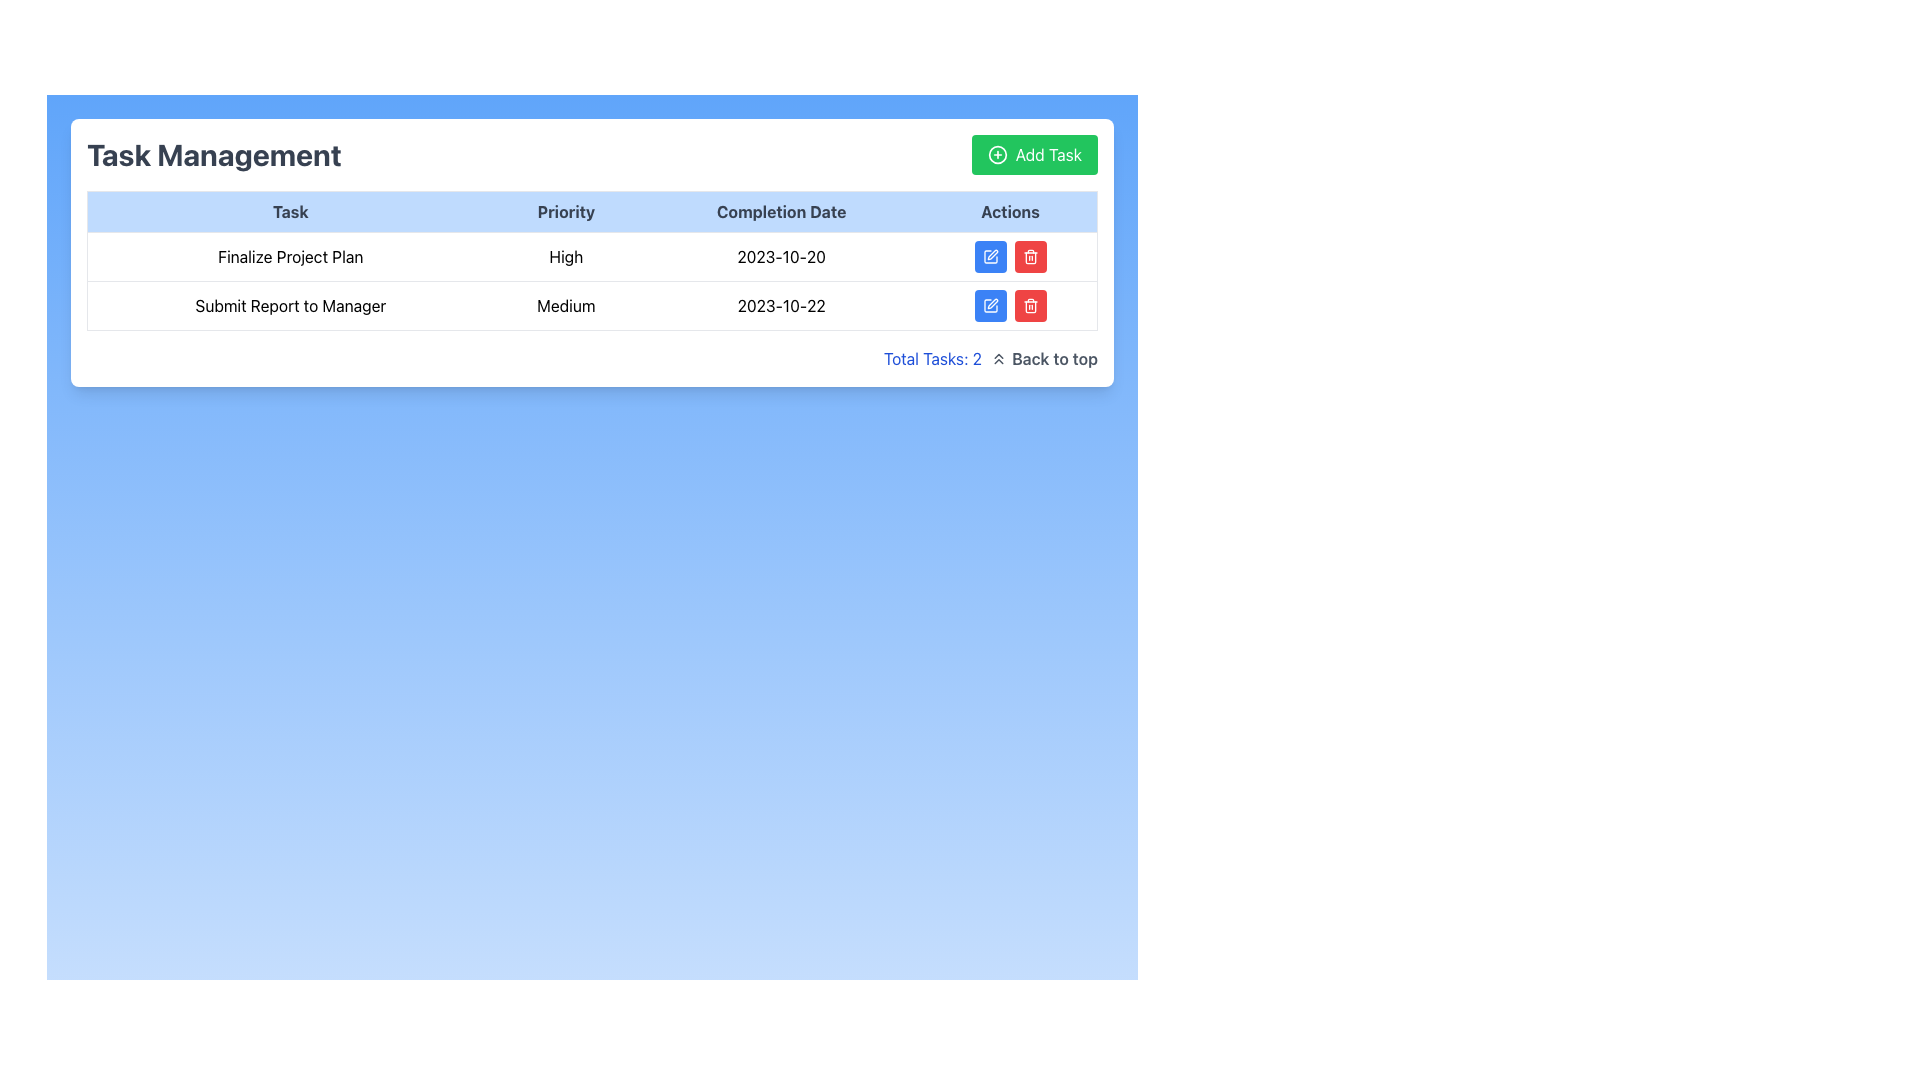  I want to click on the delete button located on the right side of the Actions column in the table, so click(1030, 305).